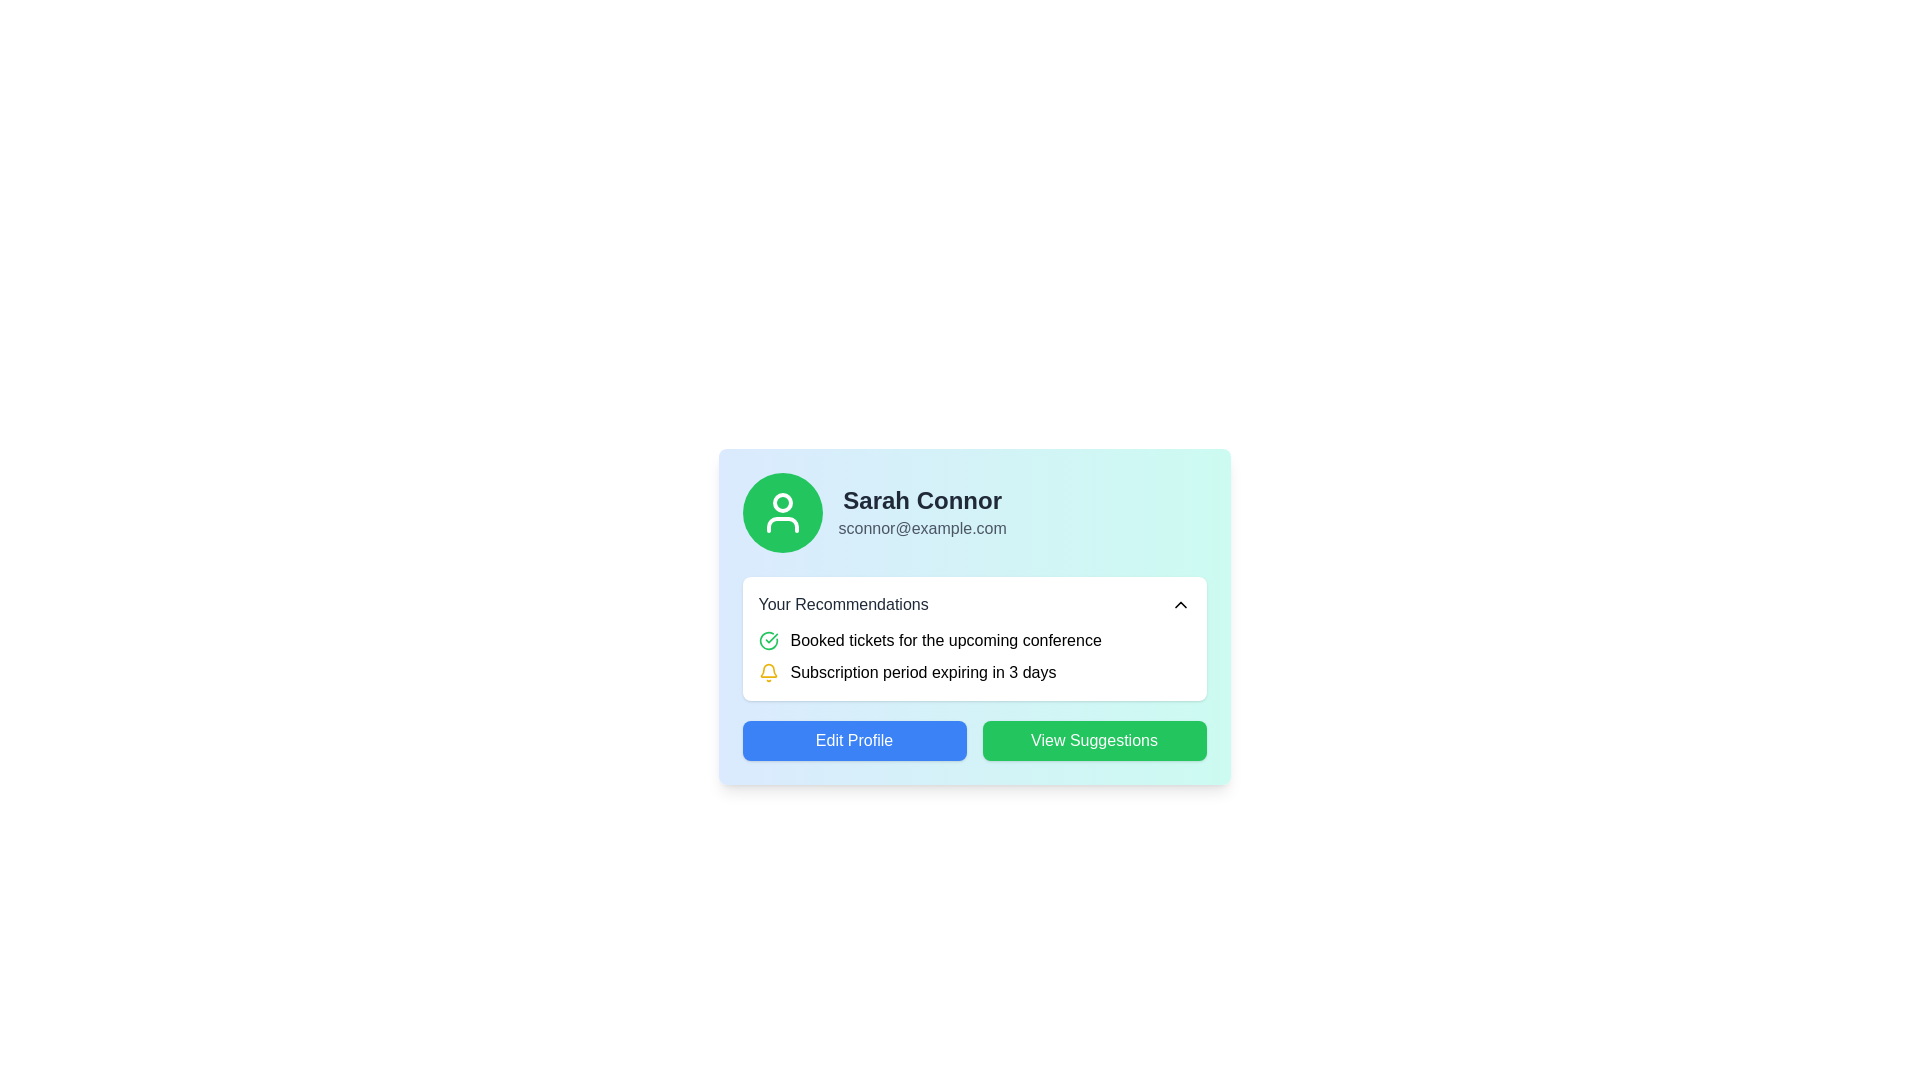 This screenshot has height=1080, width=1920. Describe the element at coordinates (854, 740) in the screenshot. I see `the blue 'Edit Profile' button with white text` at that location.